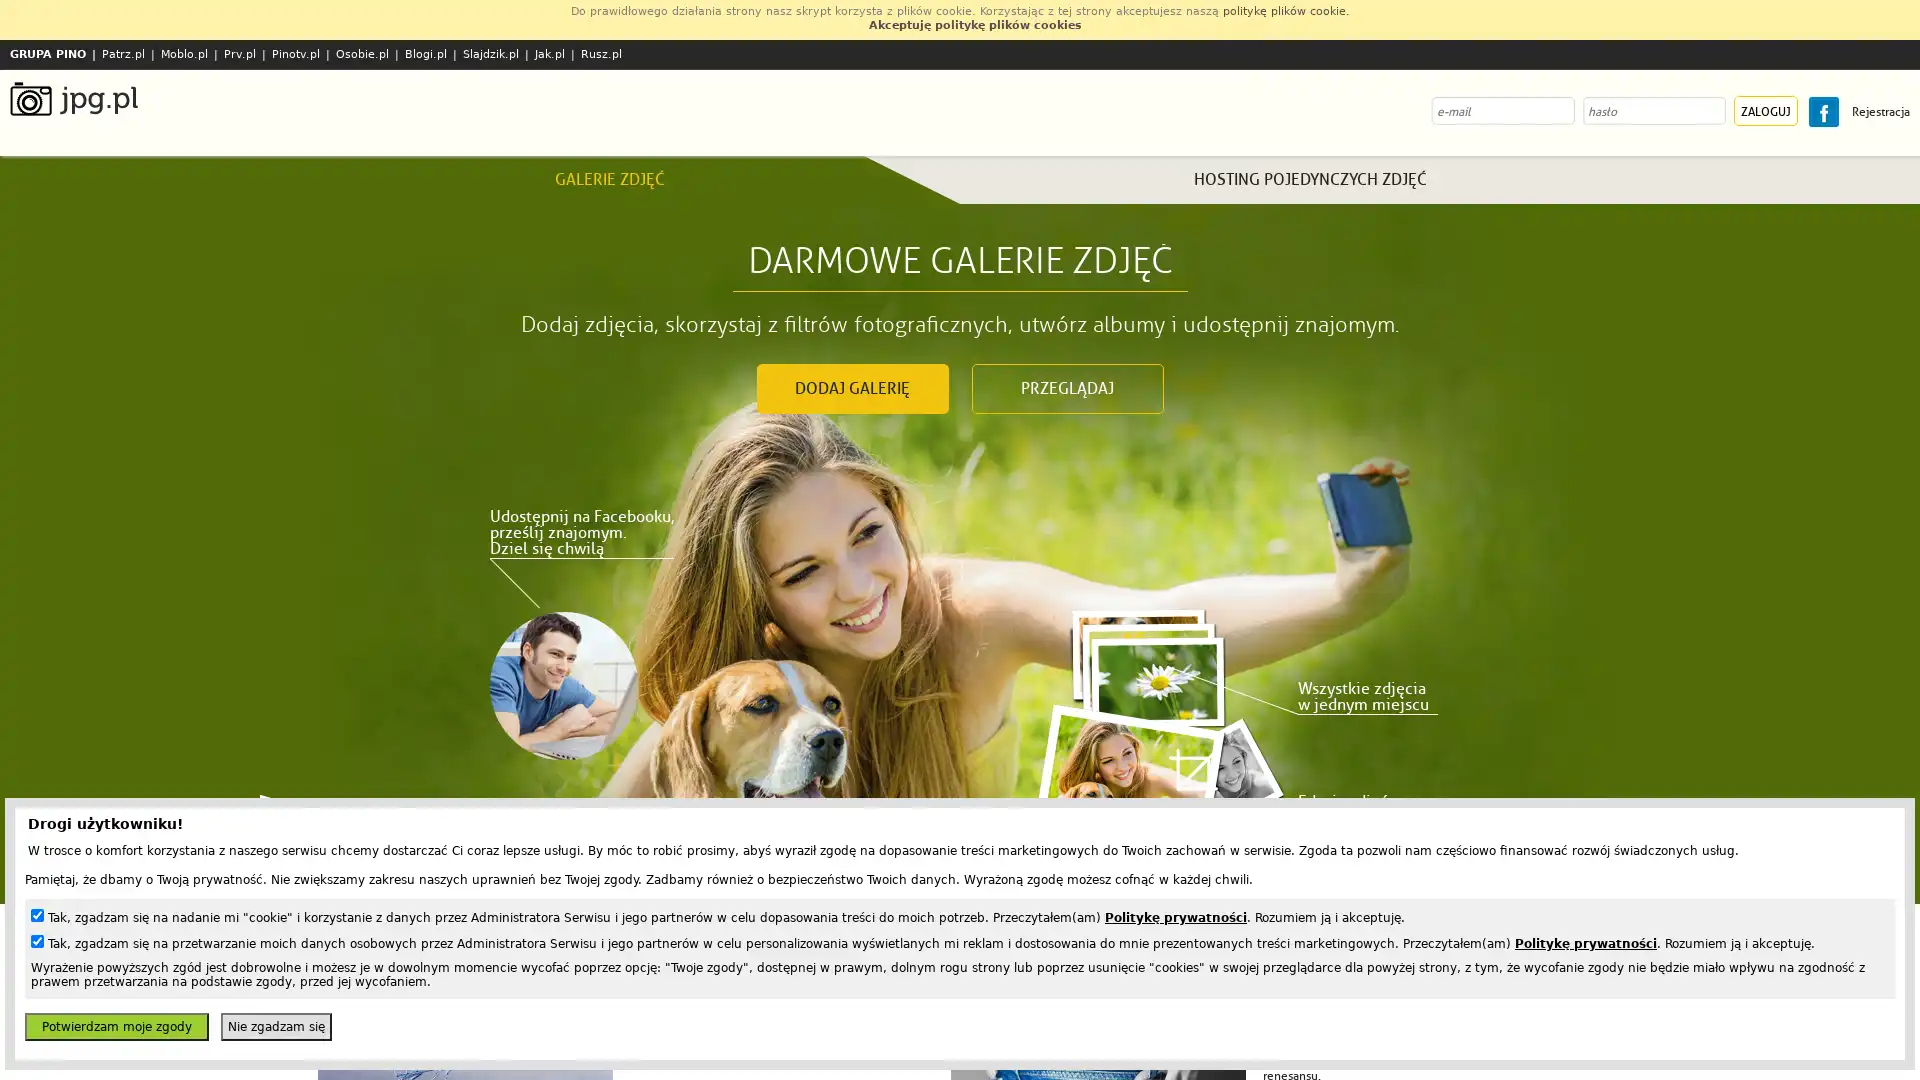  I want to click on Zaloguj, so click(1766, 111).